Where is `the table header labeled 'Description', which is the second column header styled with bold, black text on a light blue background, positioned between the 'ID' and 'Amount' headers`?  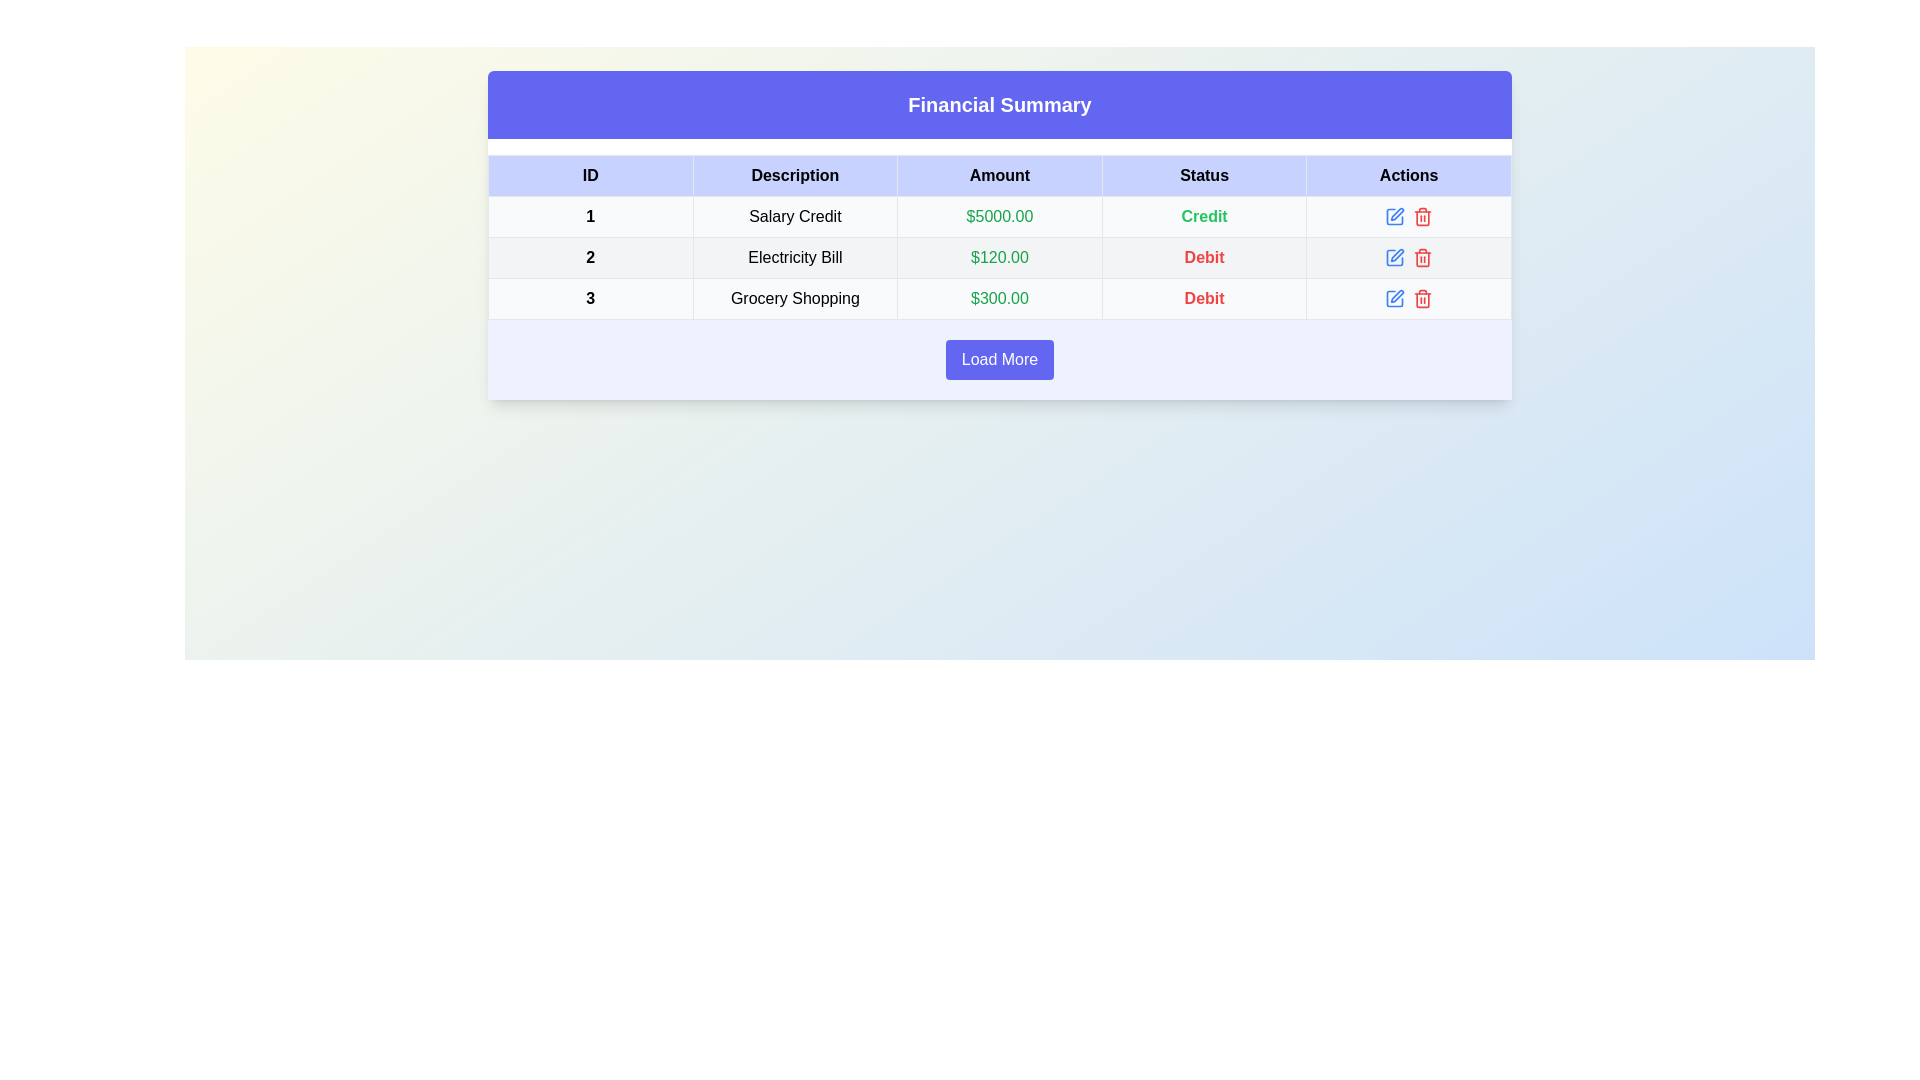
the table header labeled 'Description', which is the second column header styled with bold, black text on a light blue background, positioned between the 'ID' and 'Amount' headers is located at coordinates (794, 175).